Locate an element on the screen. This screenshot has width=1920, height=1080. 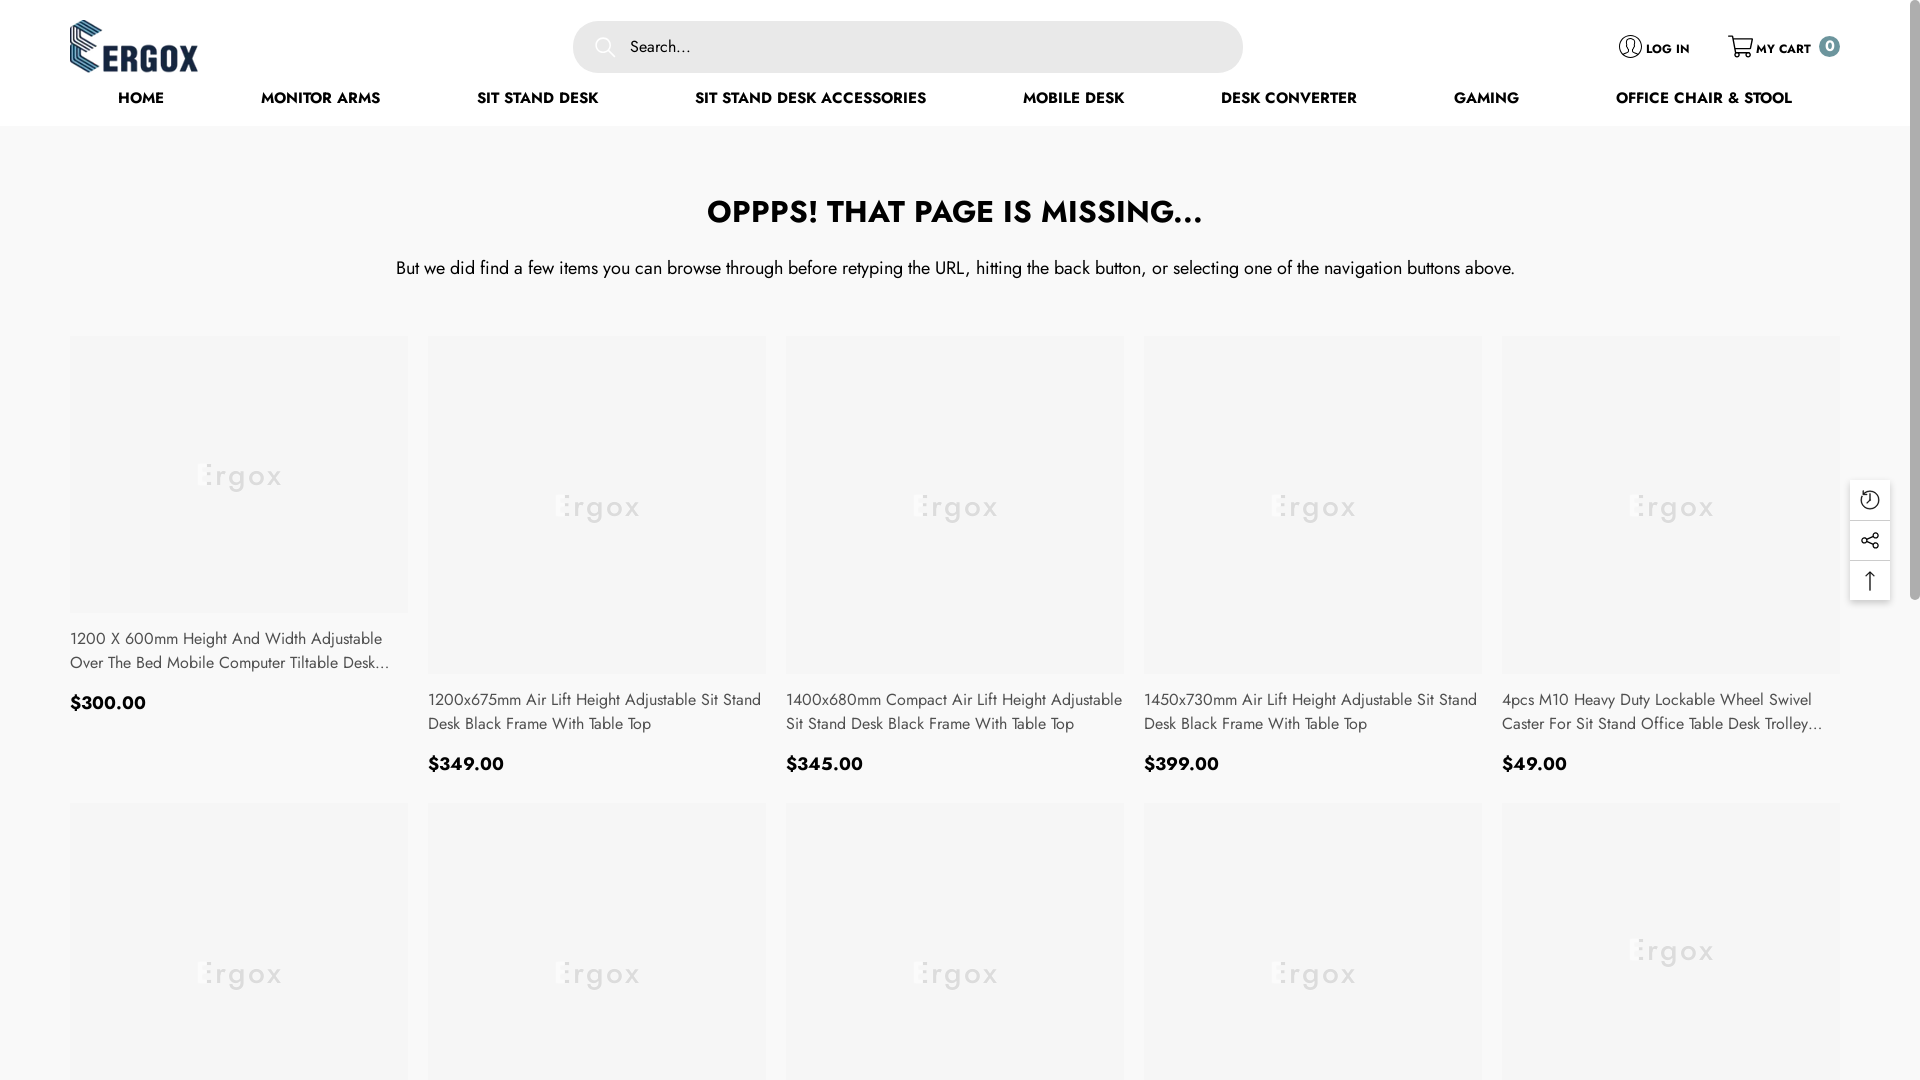
'SIT STAND DESK' is located at coordinates (537, 99).